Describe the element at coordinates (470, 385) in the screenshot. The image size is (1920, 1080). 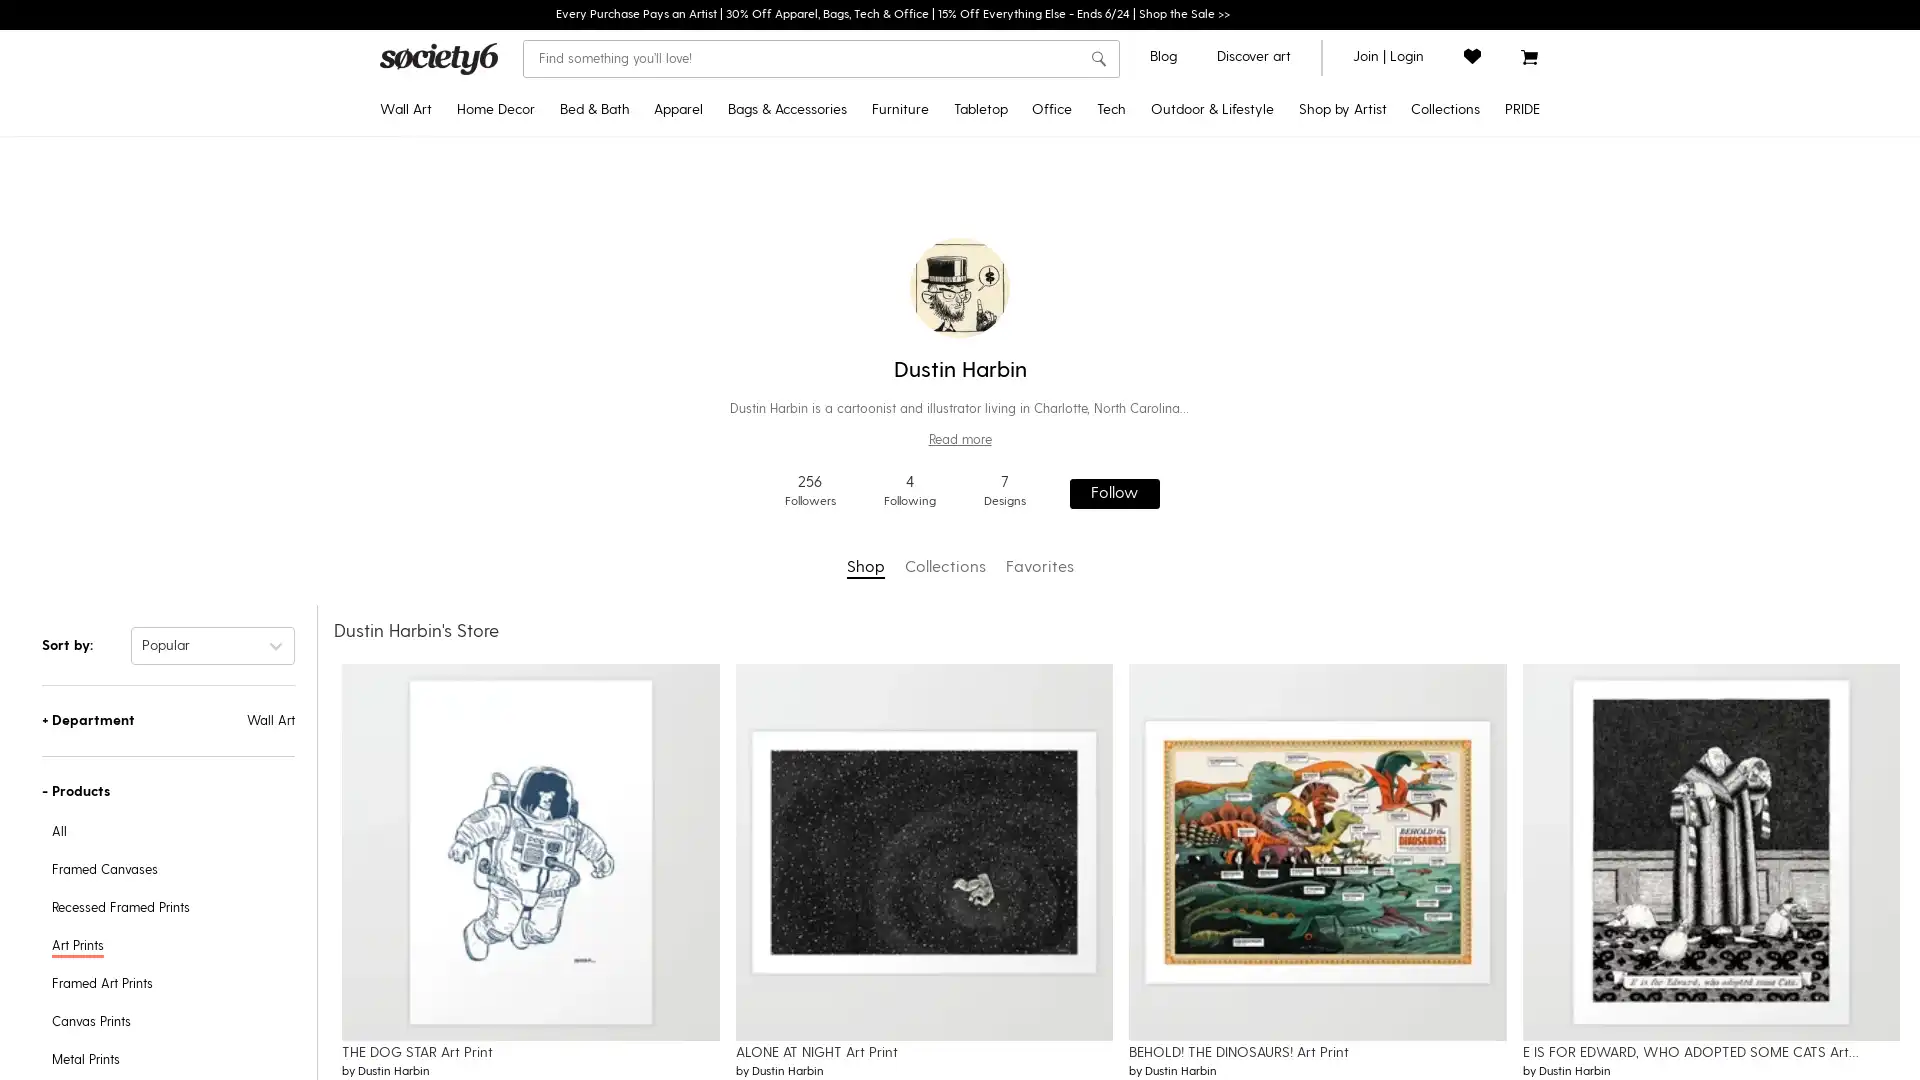
I see `Floating Acrylic Prints` at that location.